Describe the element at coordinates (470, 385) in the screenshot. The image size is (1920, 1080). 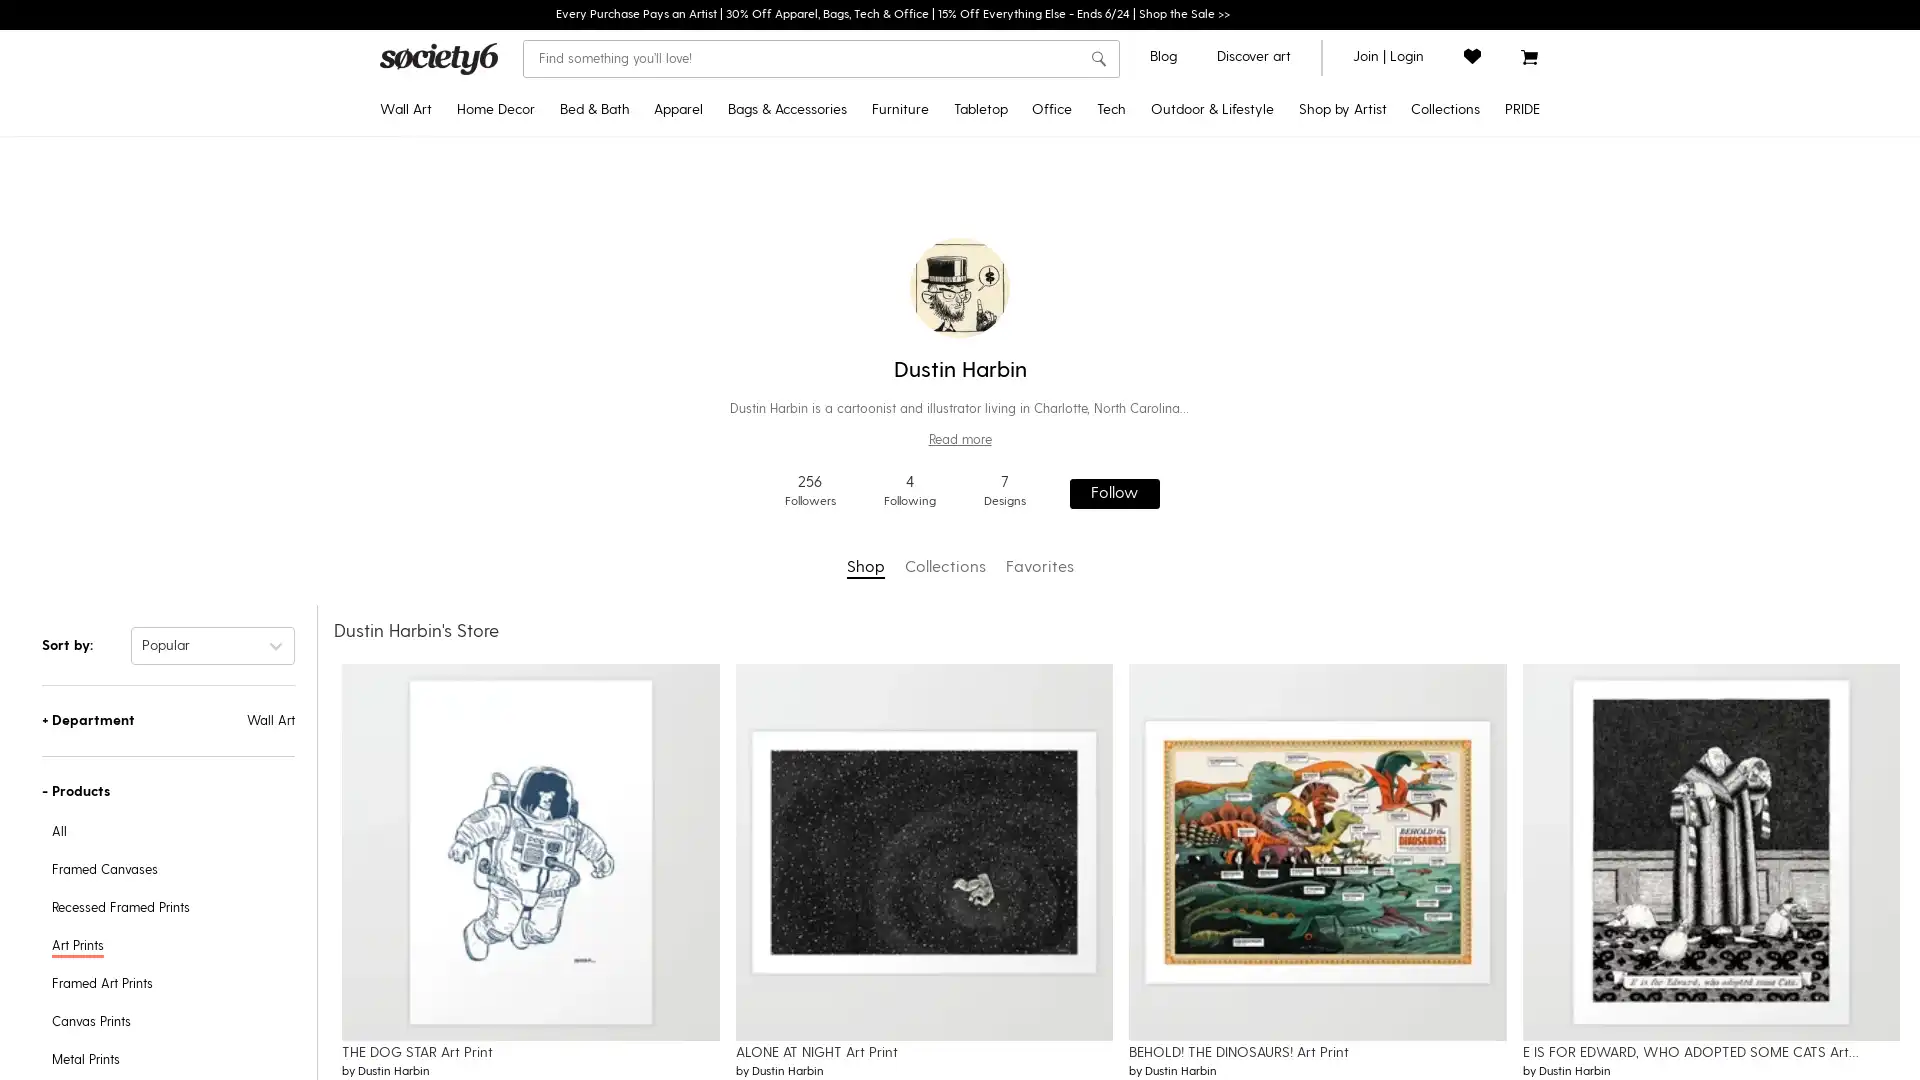
I see `Floating Acrylic Prints` at that location.